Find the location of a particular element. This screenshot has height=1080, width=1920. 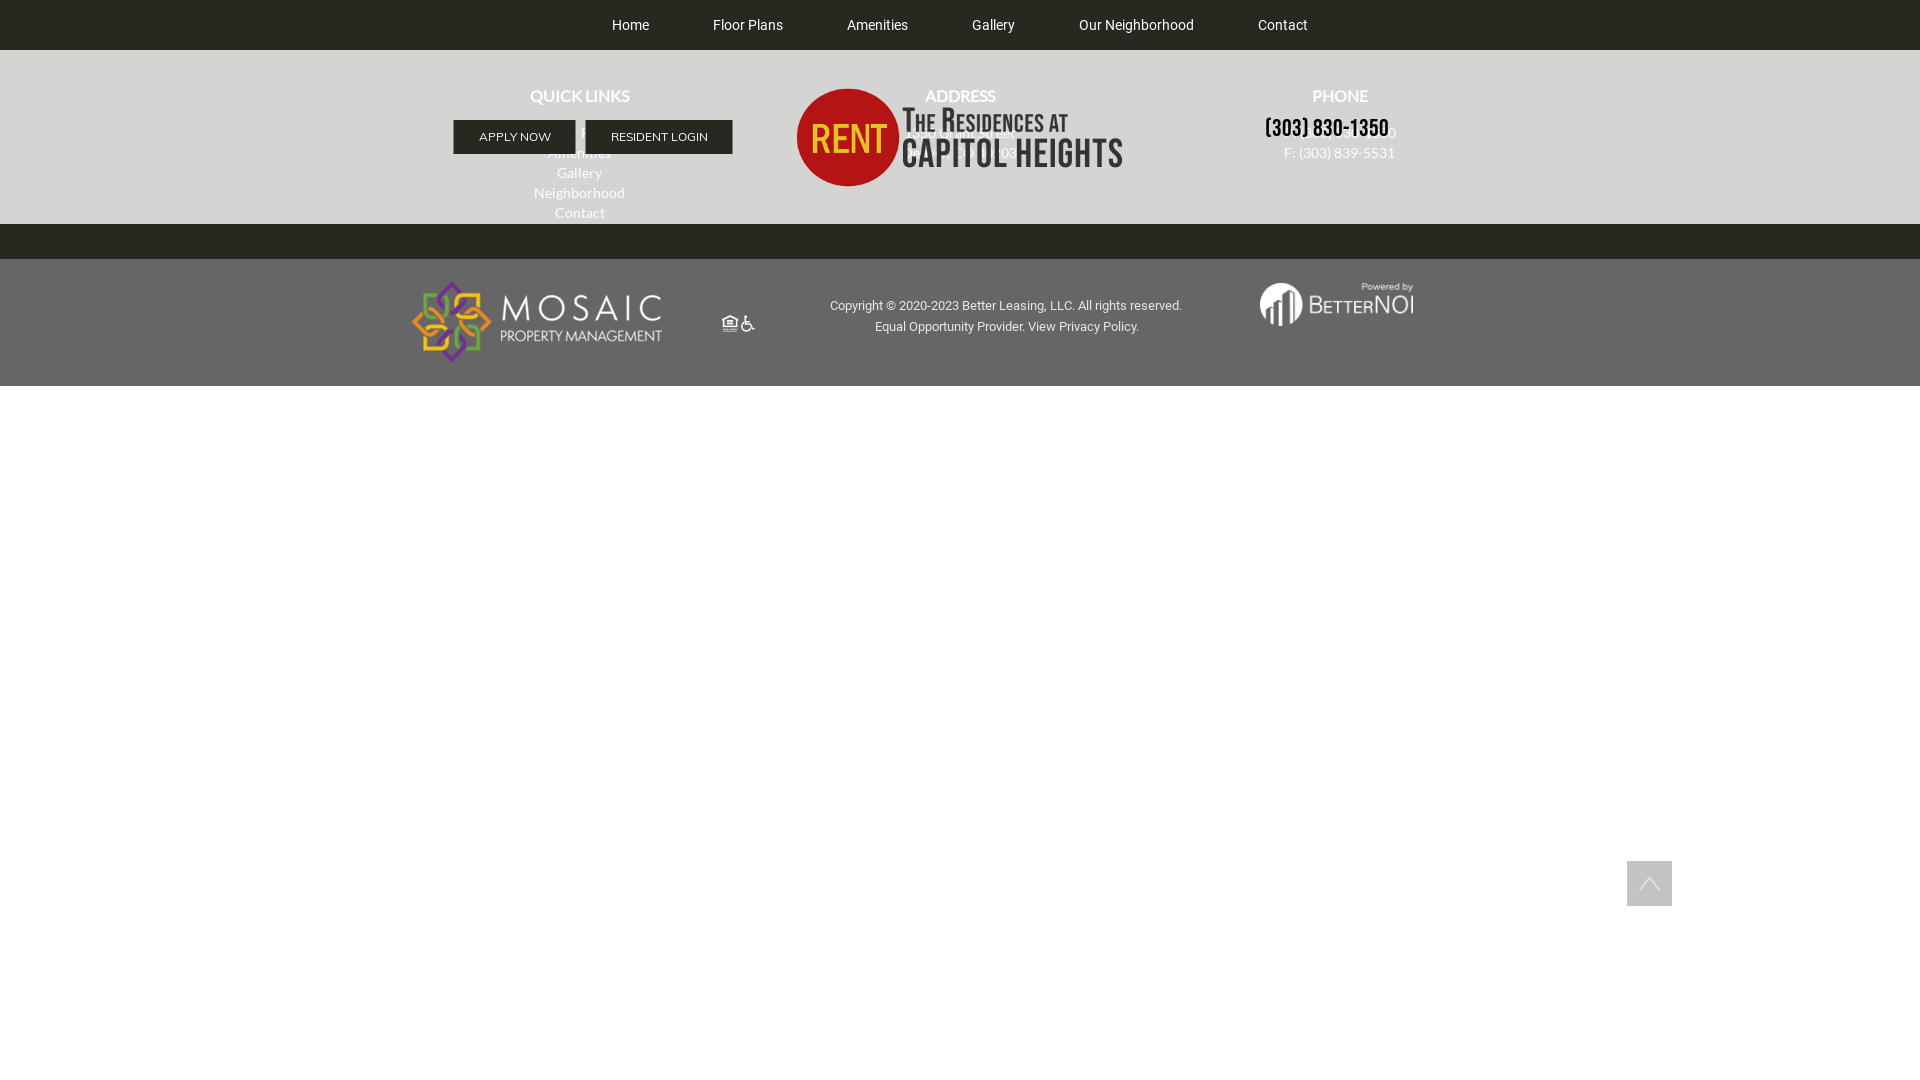

'Back to top' is located at coordinates (1649, 882).